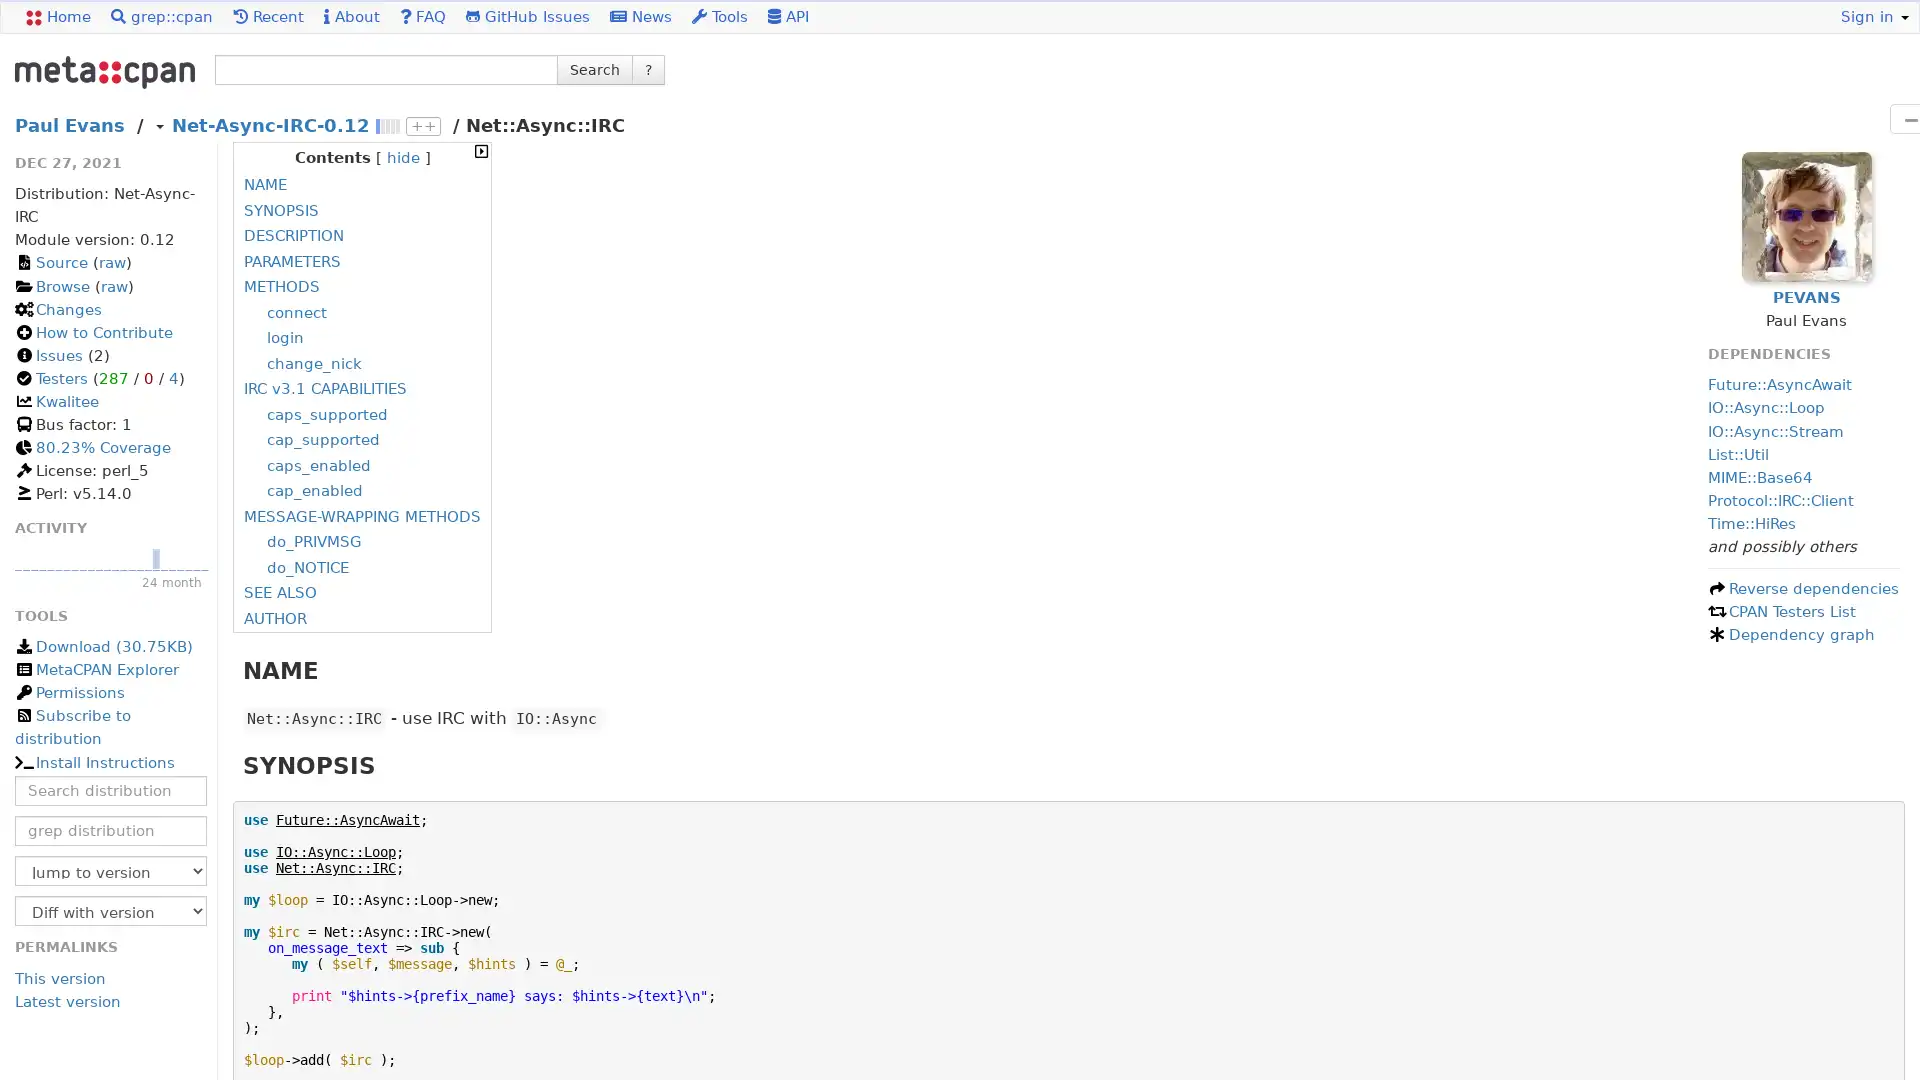  Describe the element at coordinates (93, 763) in the screenshot. I see `Install Instructions` at that location.